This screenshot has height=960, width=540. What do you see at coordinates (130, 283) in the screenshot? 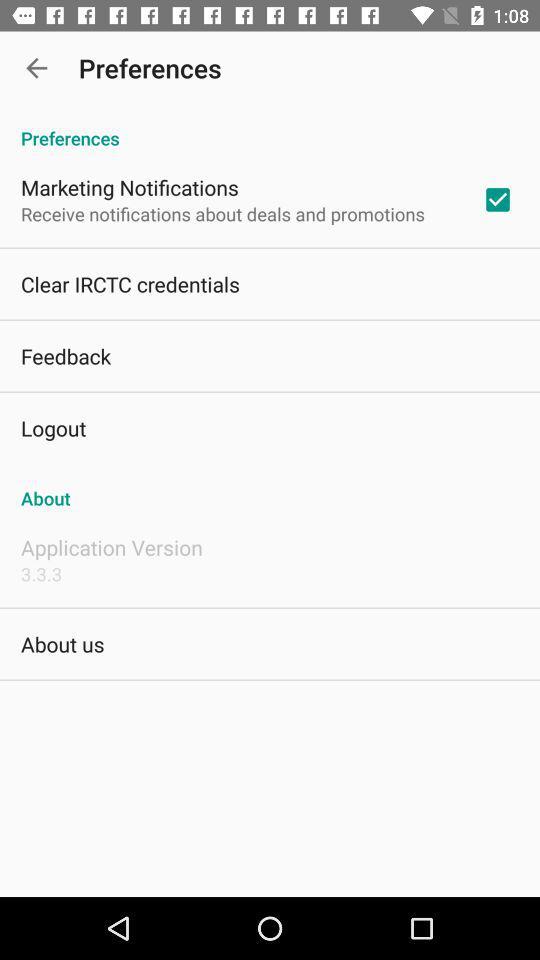
I see `clear irctc credentials app` at bounding box center [130, 283].